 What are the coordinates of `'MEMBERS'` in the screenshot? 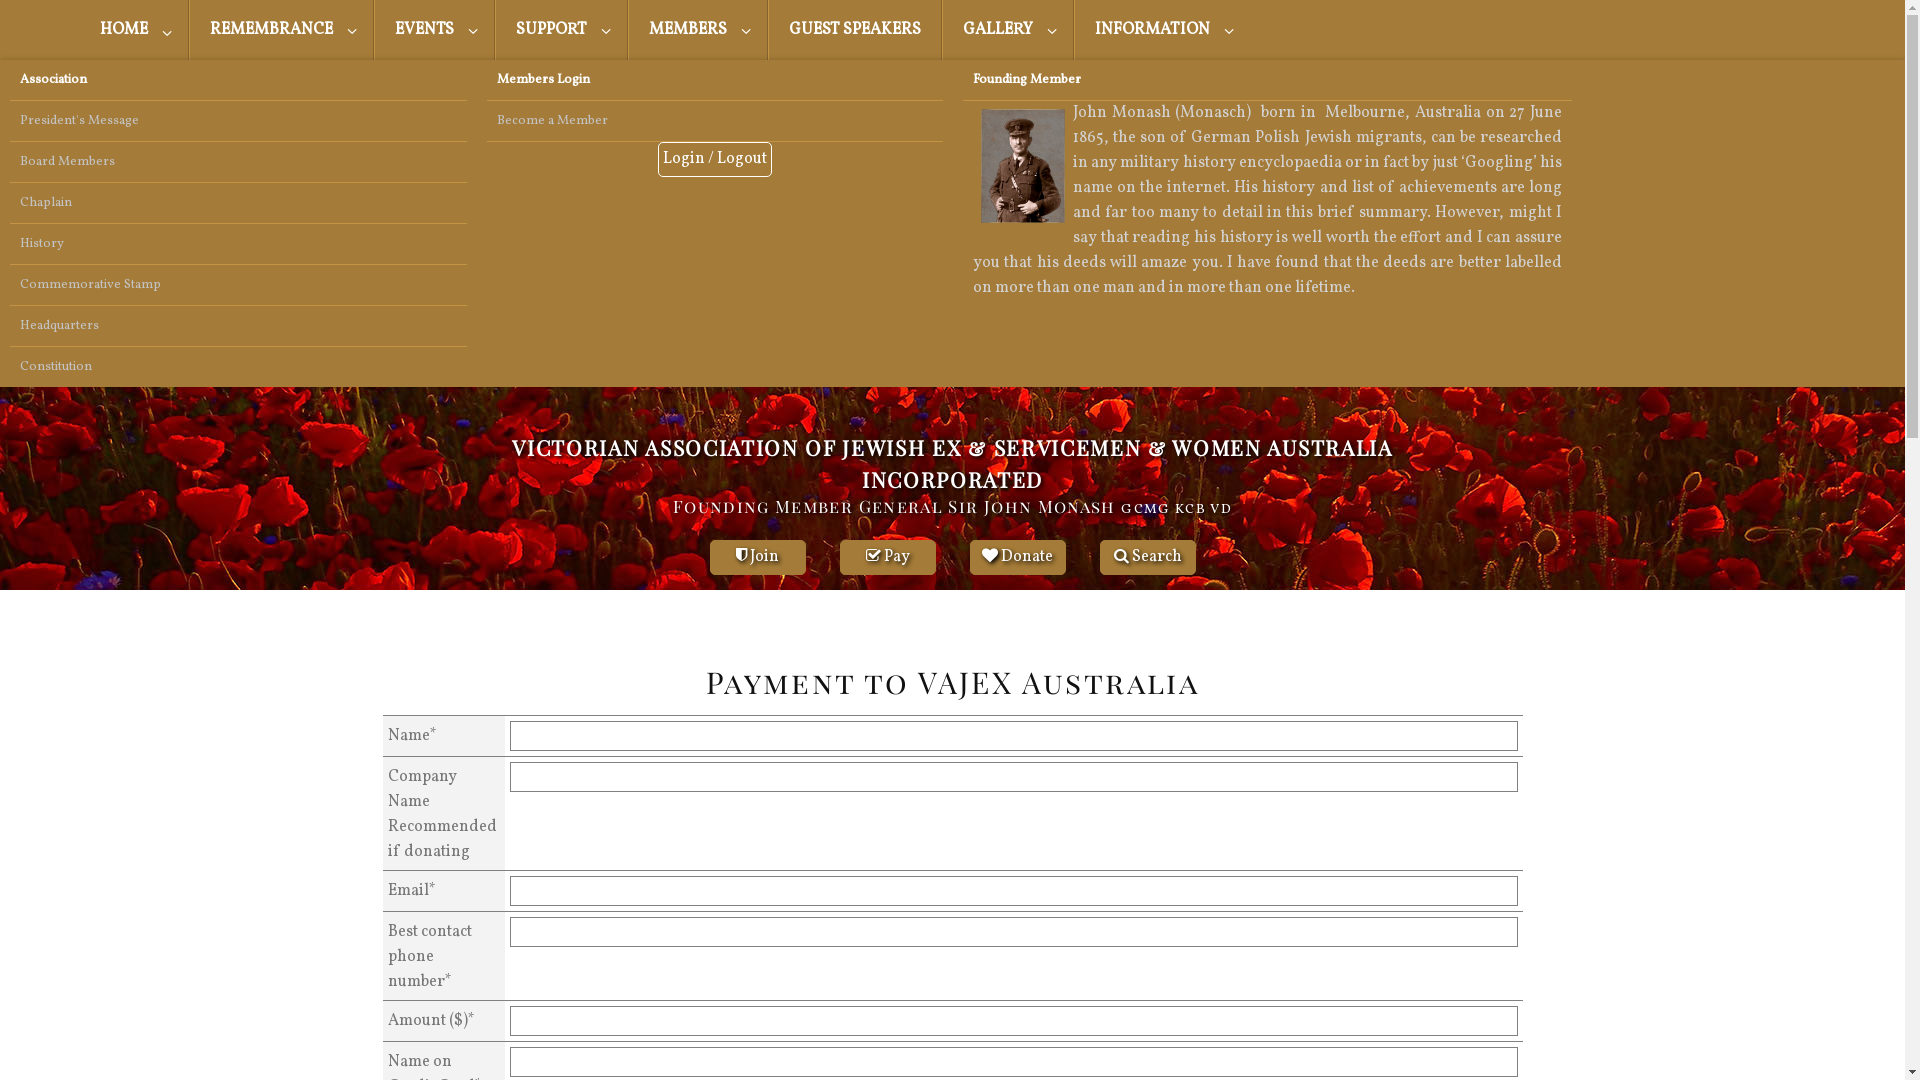 It's located at (697, 30).